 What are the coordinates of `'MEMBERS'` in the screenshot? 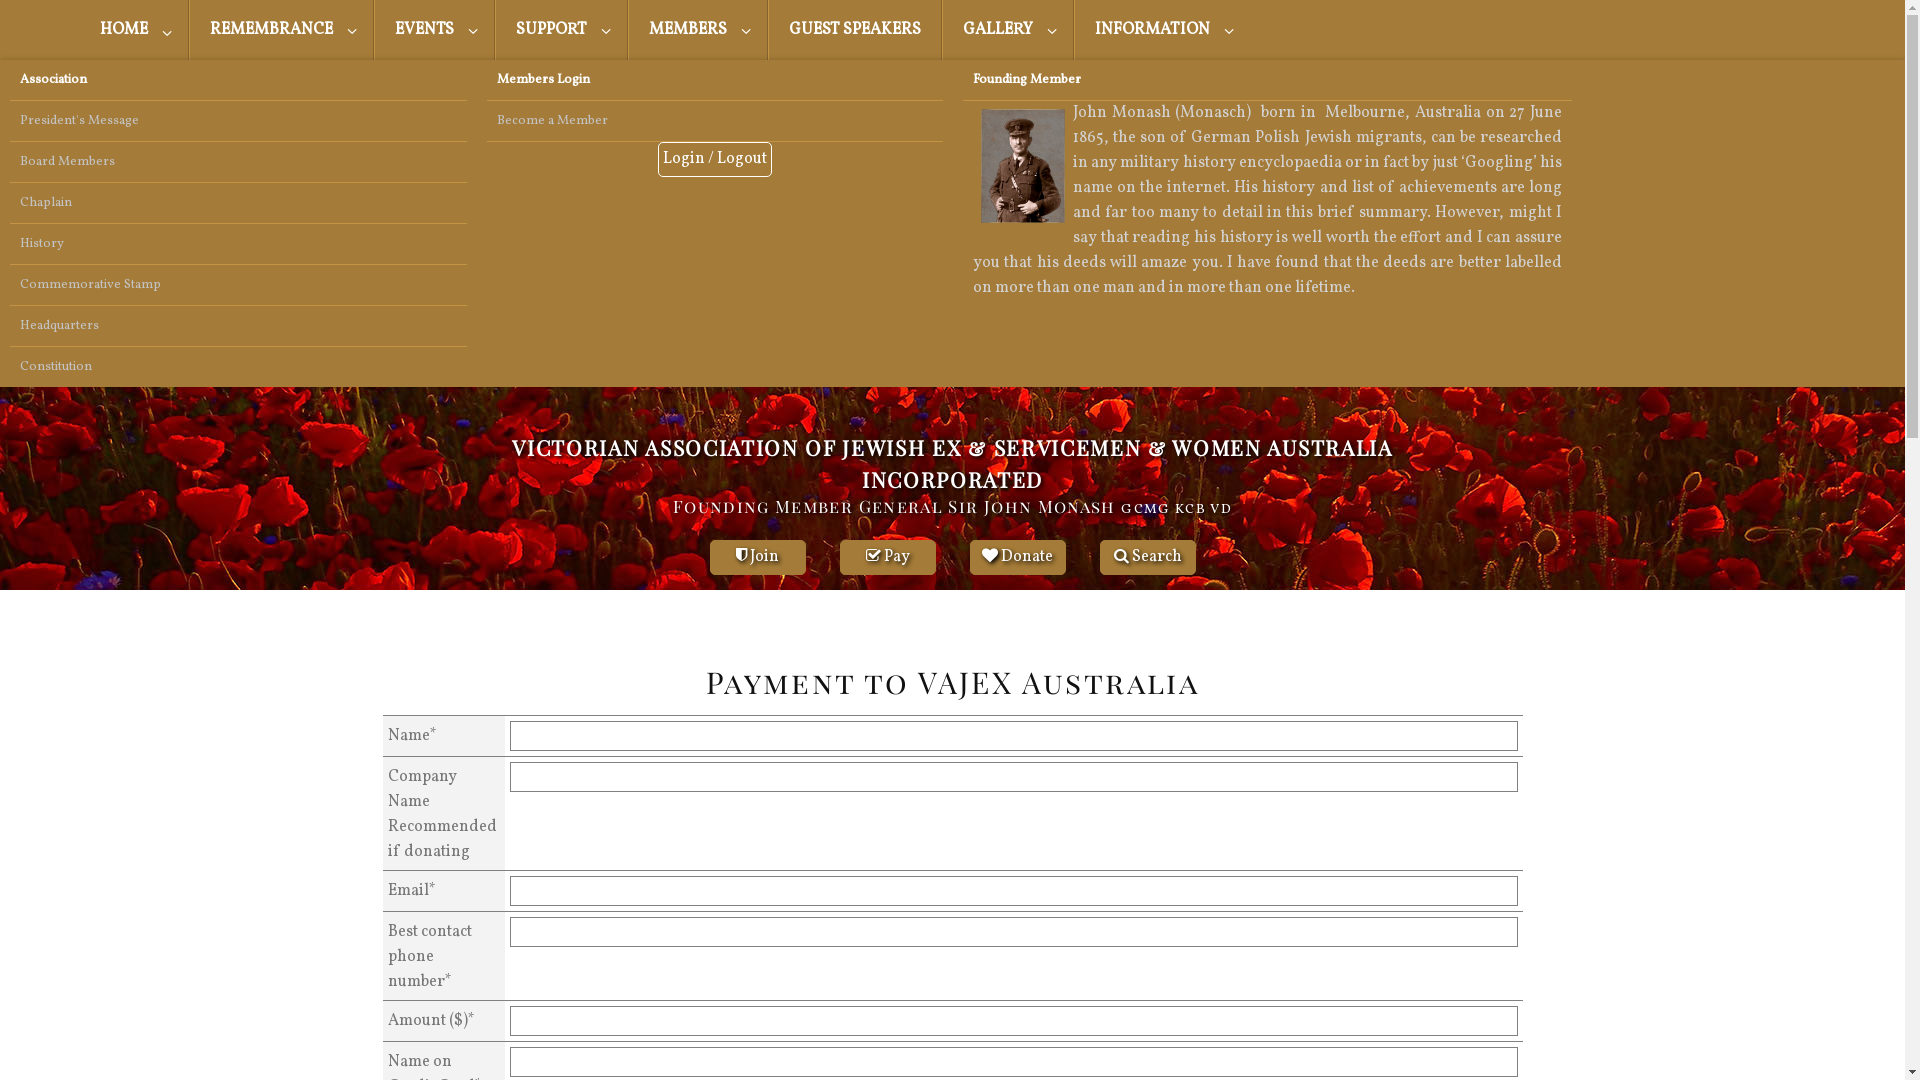 It's located at (697, 30).